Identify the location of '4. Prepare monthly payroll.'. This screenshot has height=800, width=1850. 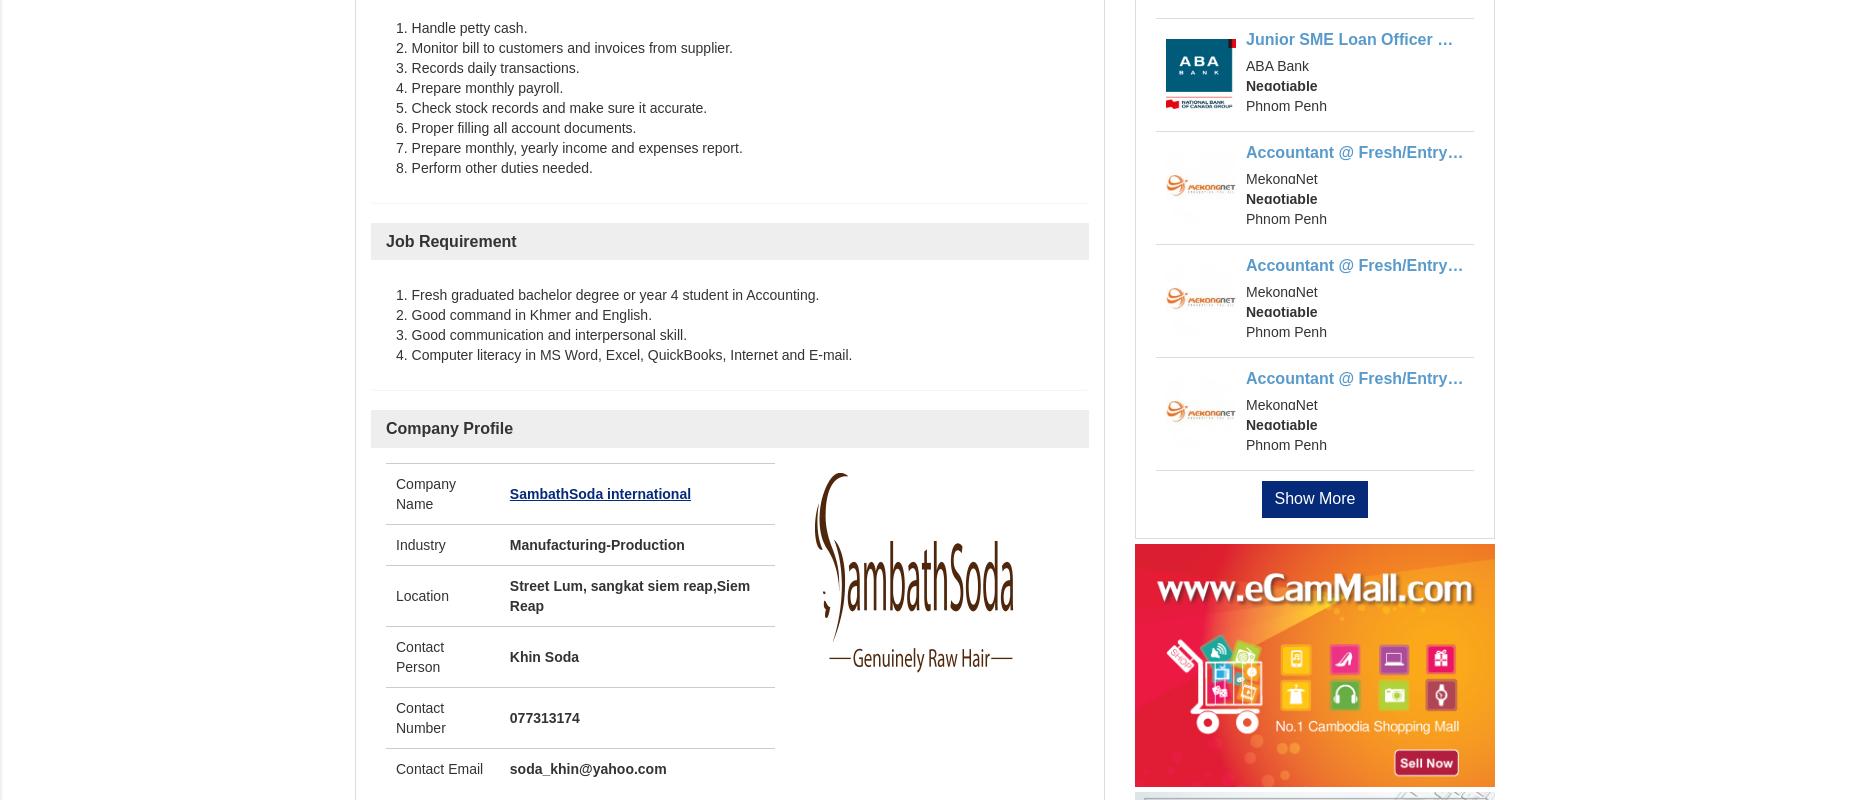
(479, 86).